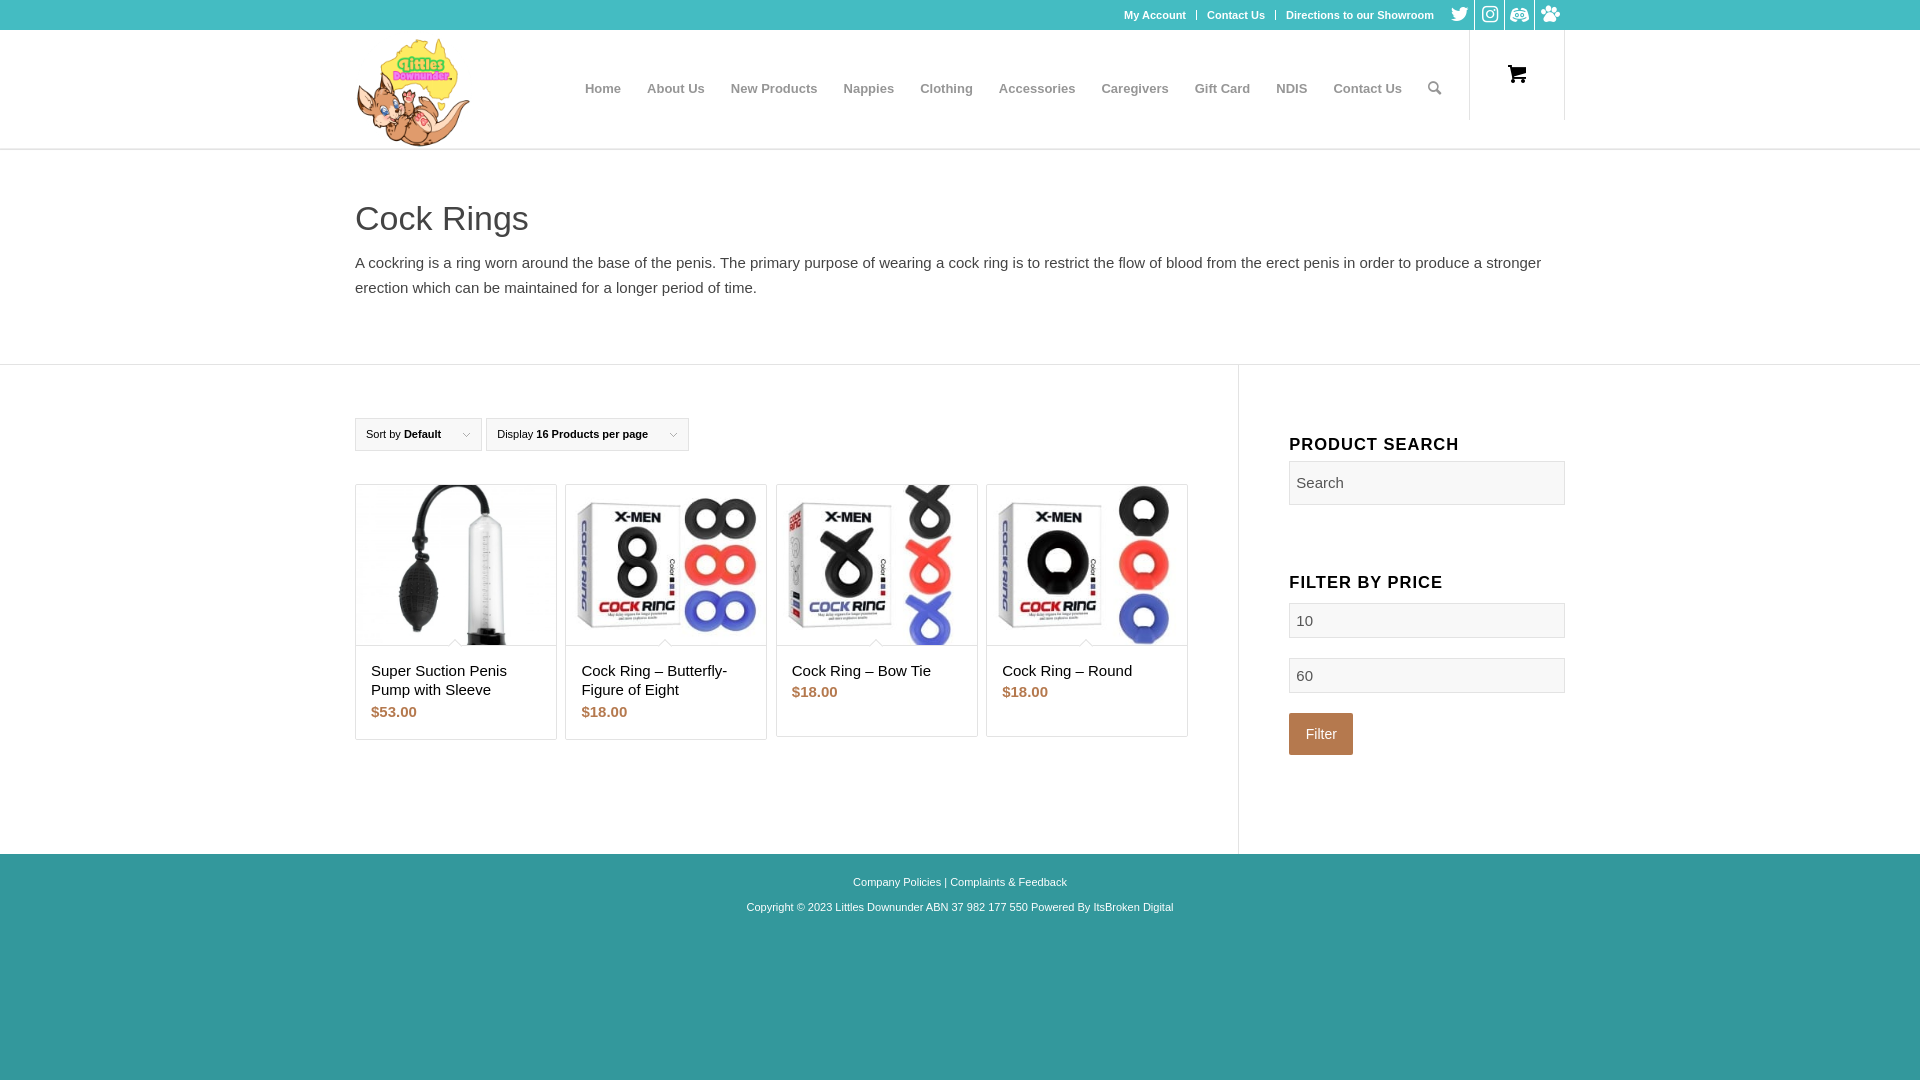 The image size is (1920, 1080). What do you see at coordinates (945, 87) in the screenshot?
I see `'Clothing'` at bounding box center [945, 87].